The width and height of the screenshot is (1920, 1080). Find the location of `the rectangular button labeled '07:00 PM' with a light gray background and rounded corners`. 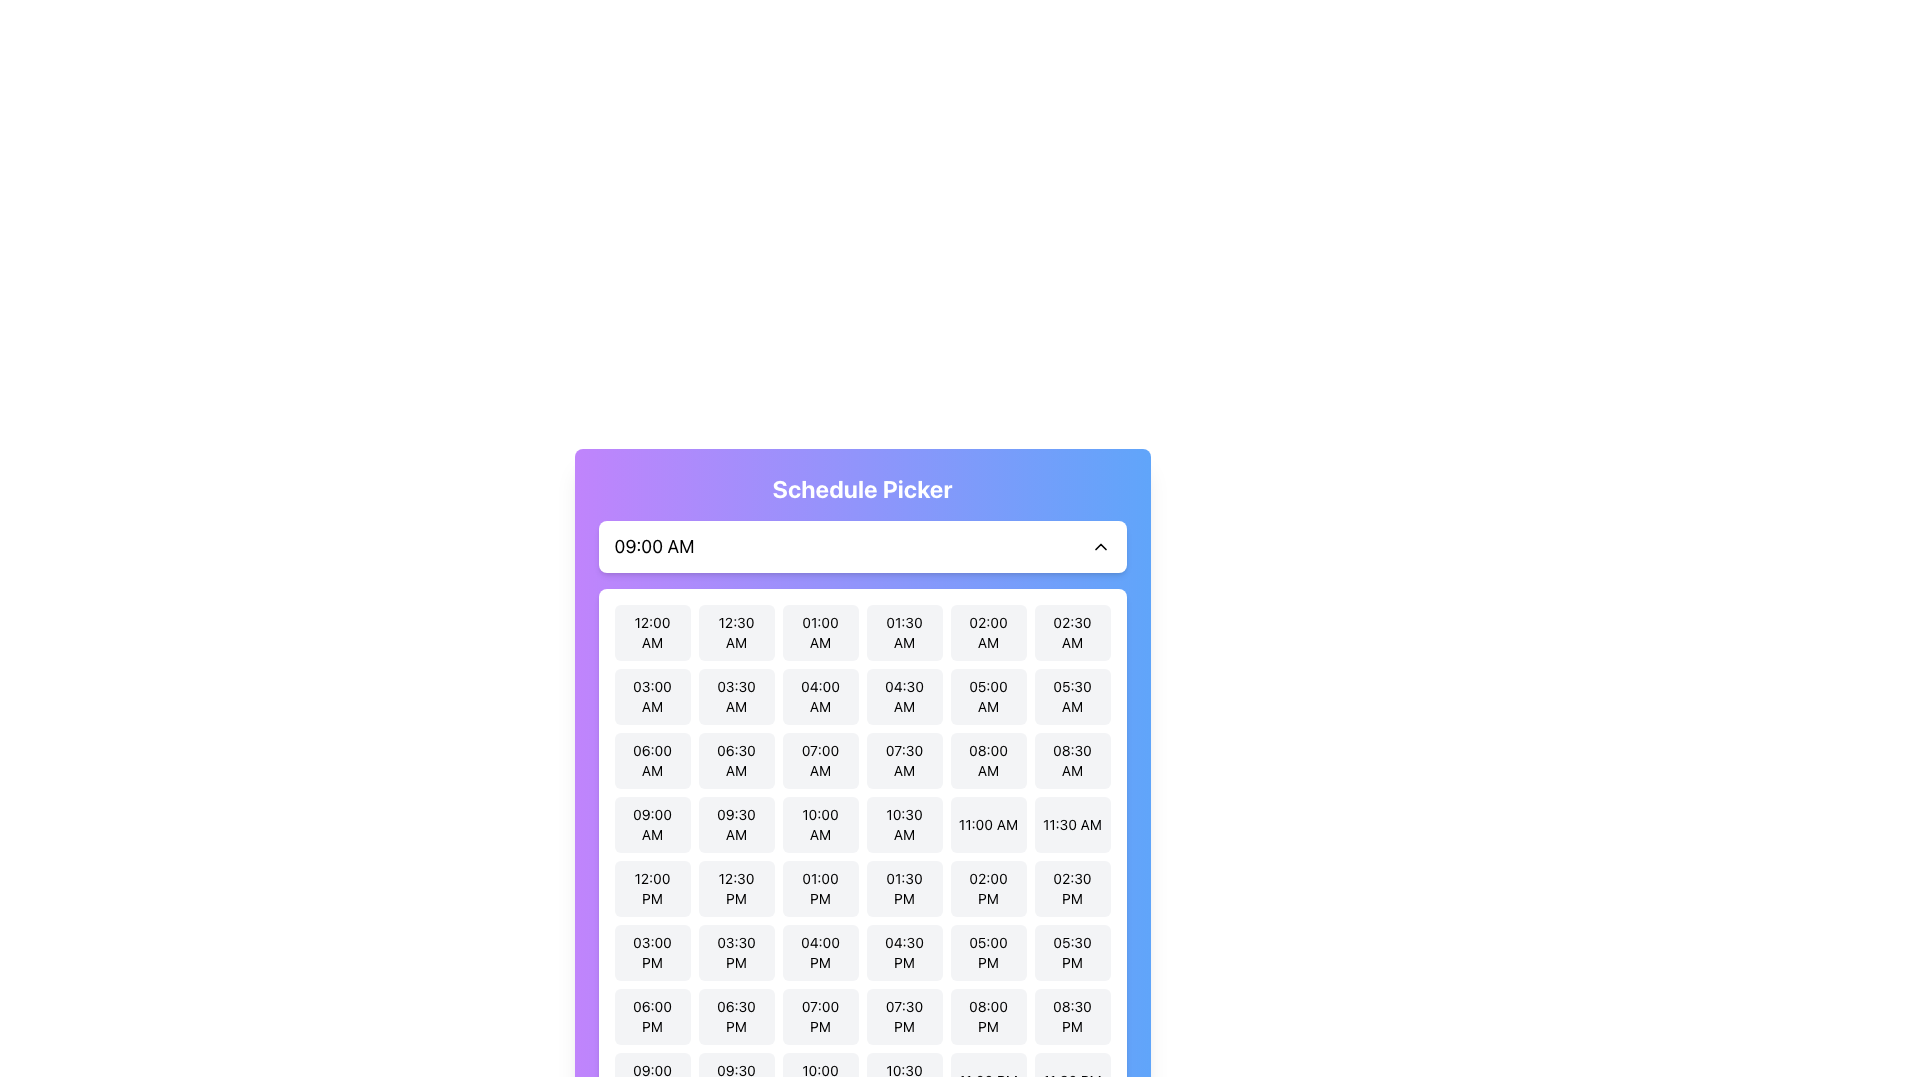

the rectangular button labeled '07:00 PM' with a light gray background and rounded corners is located at coordinates (820, 1017).